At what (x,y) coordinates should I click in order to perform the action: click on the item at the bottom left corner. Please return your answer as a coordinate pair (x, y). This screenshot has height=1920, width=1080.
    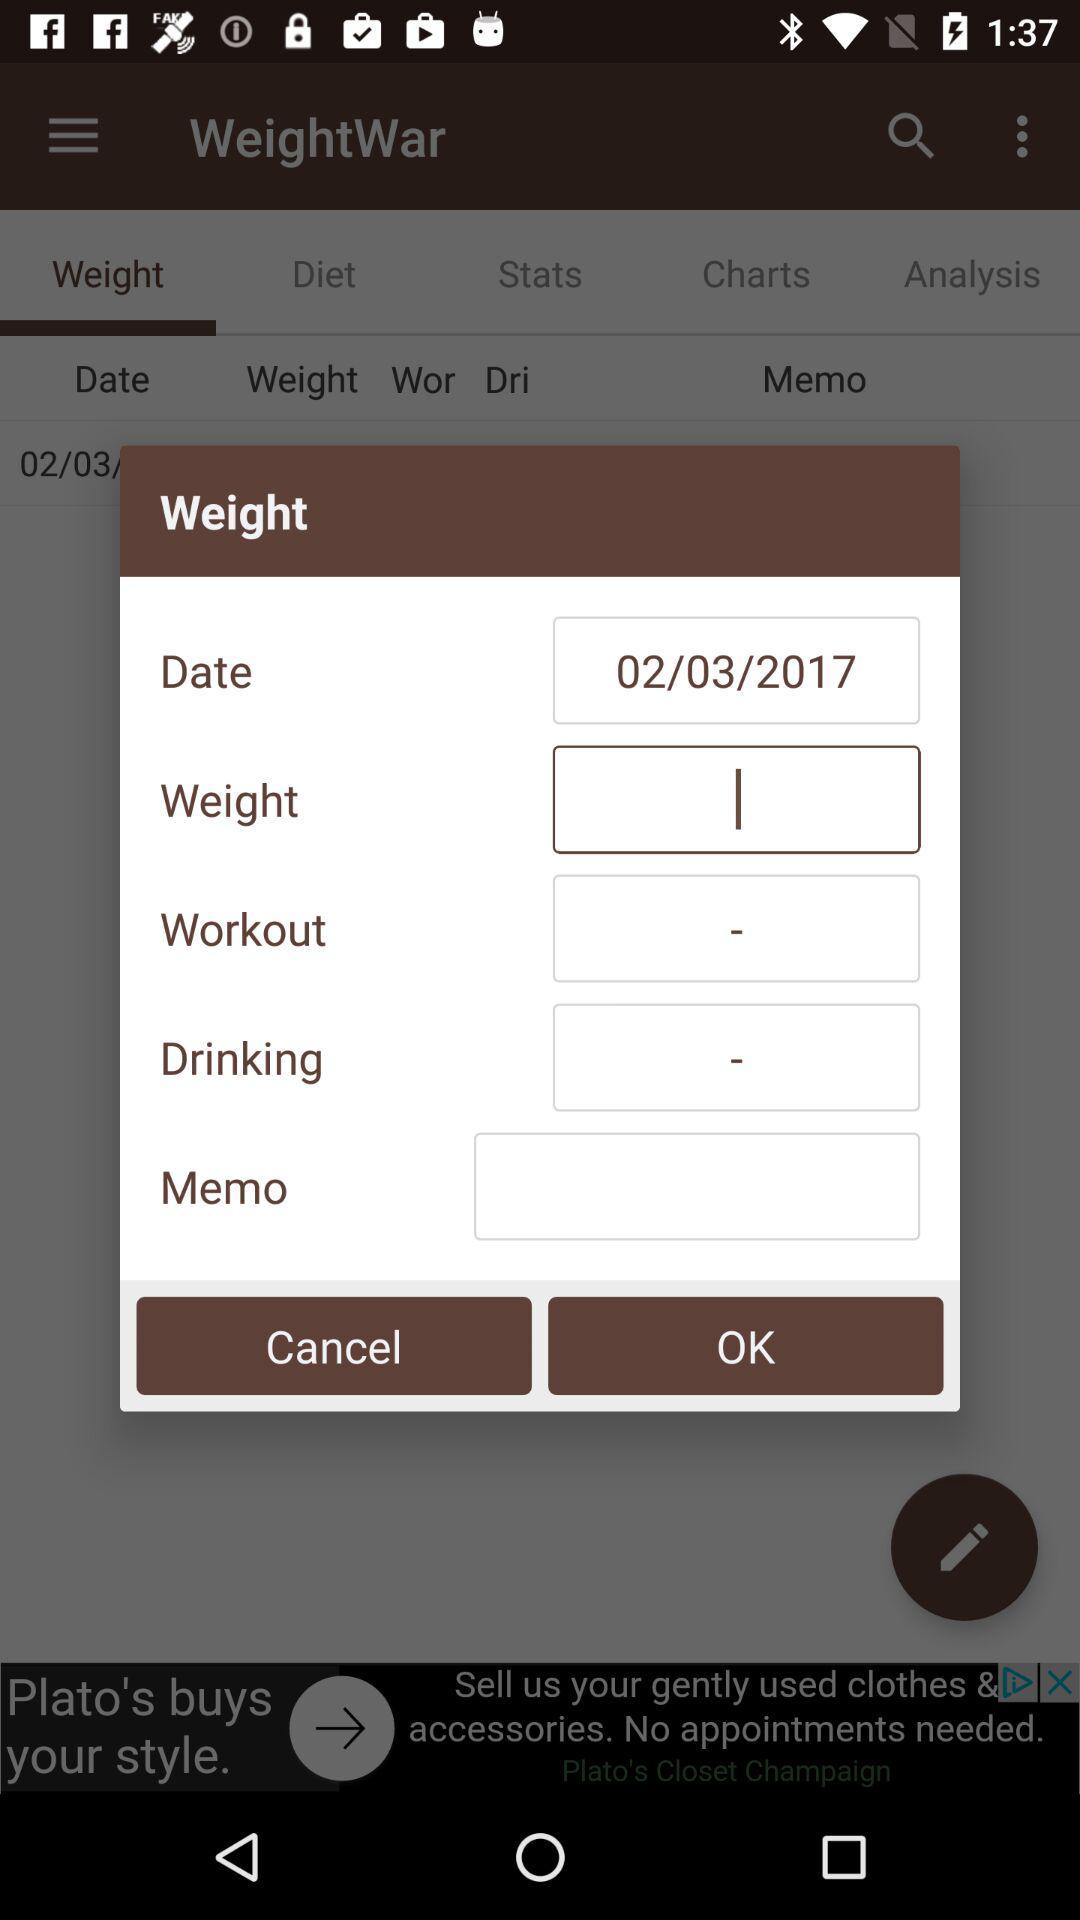
    Looking at the image, I should click on (333, 1345).